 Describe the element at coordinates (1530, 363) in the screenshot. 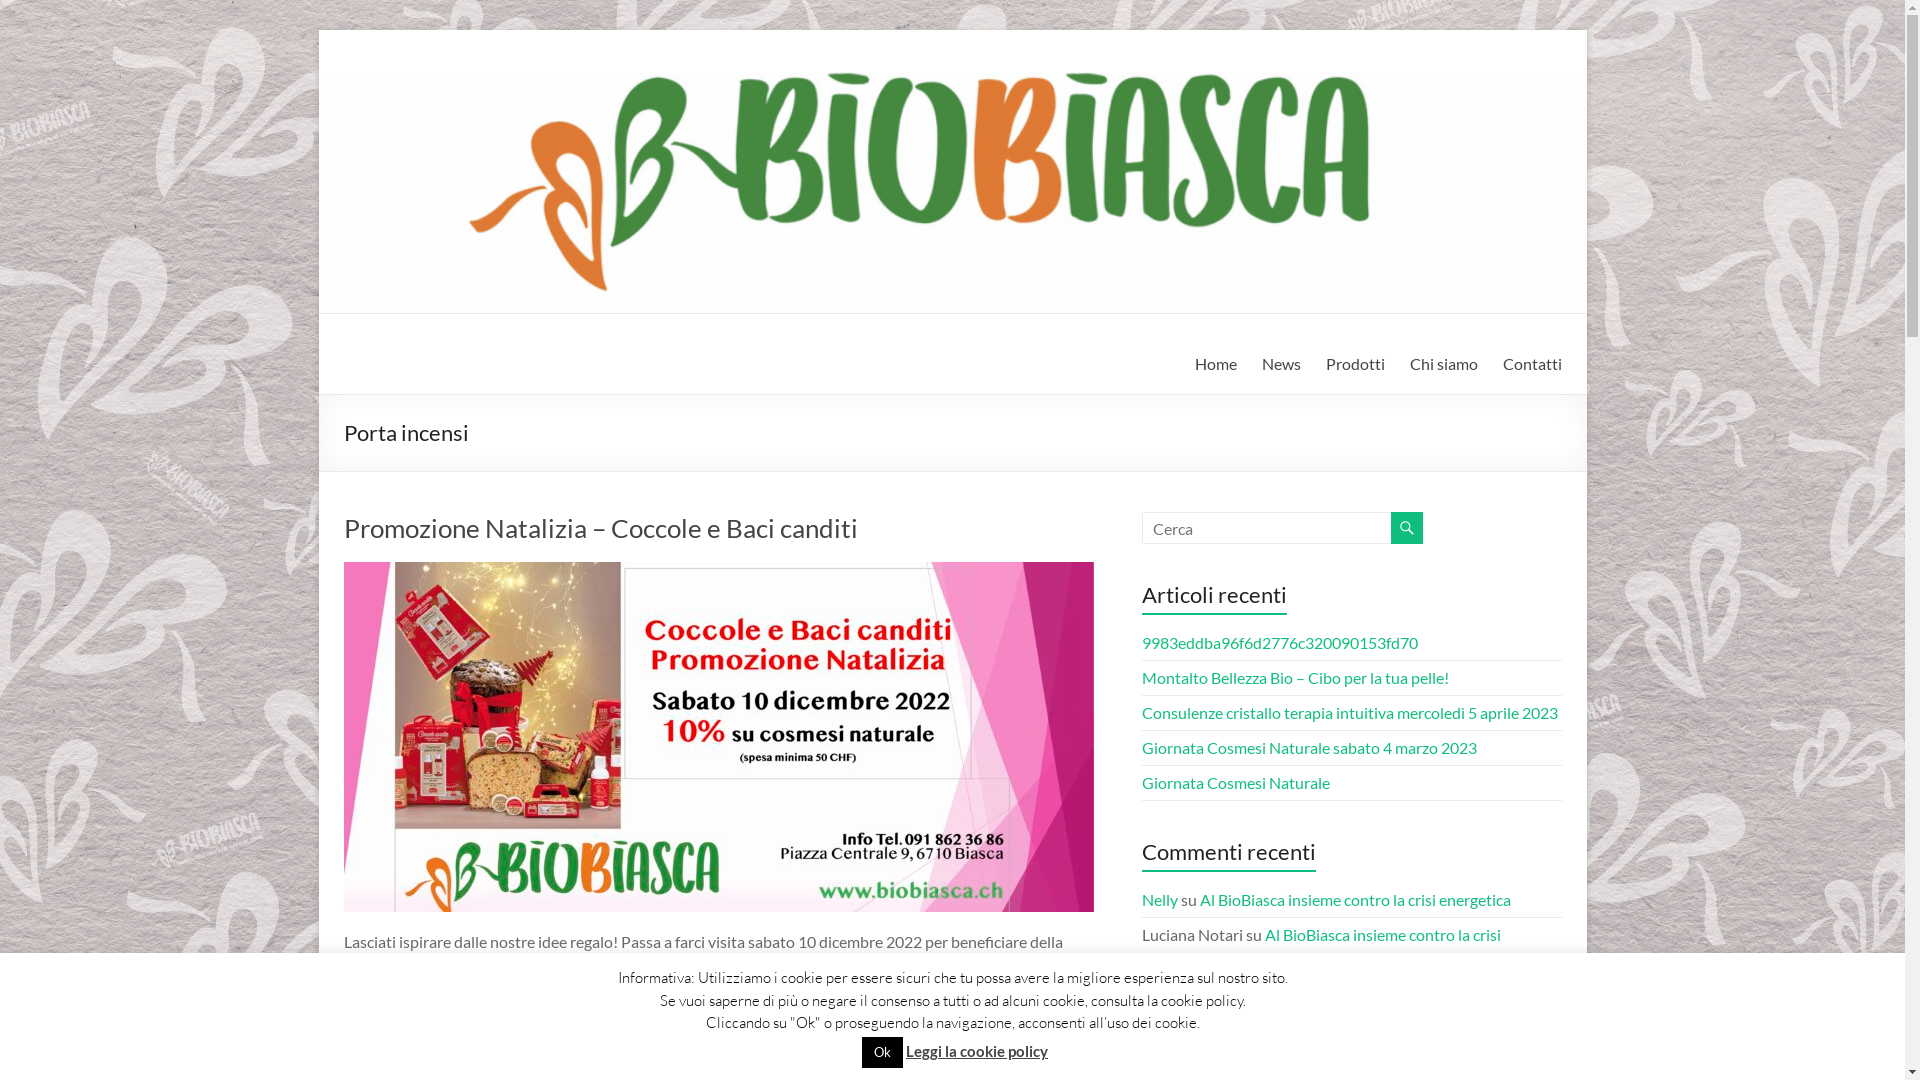

I see `'Contatti'` at that location.